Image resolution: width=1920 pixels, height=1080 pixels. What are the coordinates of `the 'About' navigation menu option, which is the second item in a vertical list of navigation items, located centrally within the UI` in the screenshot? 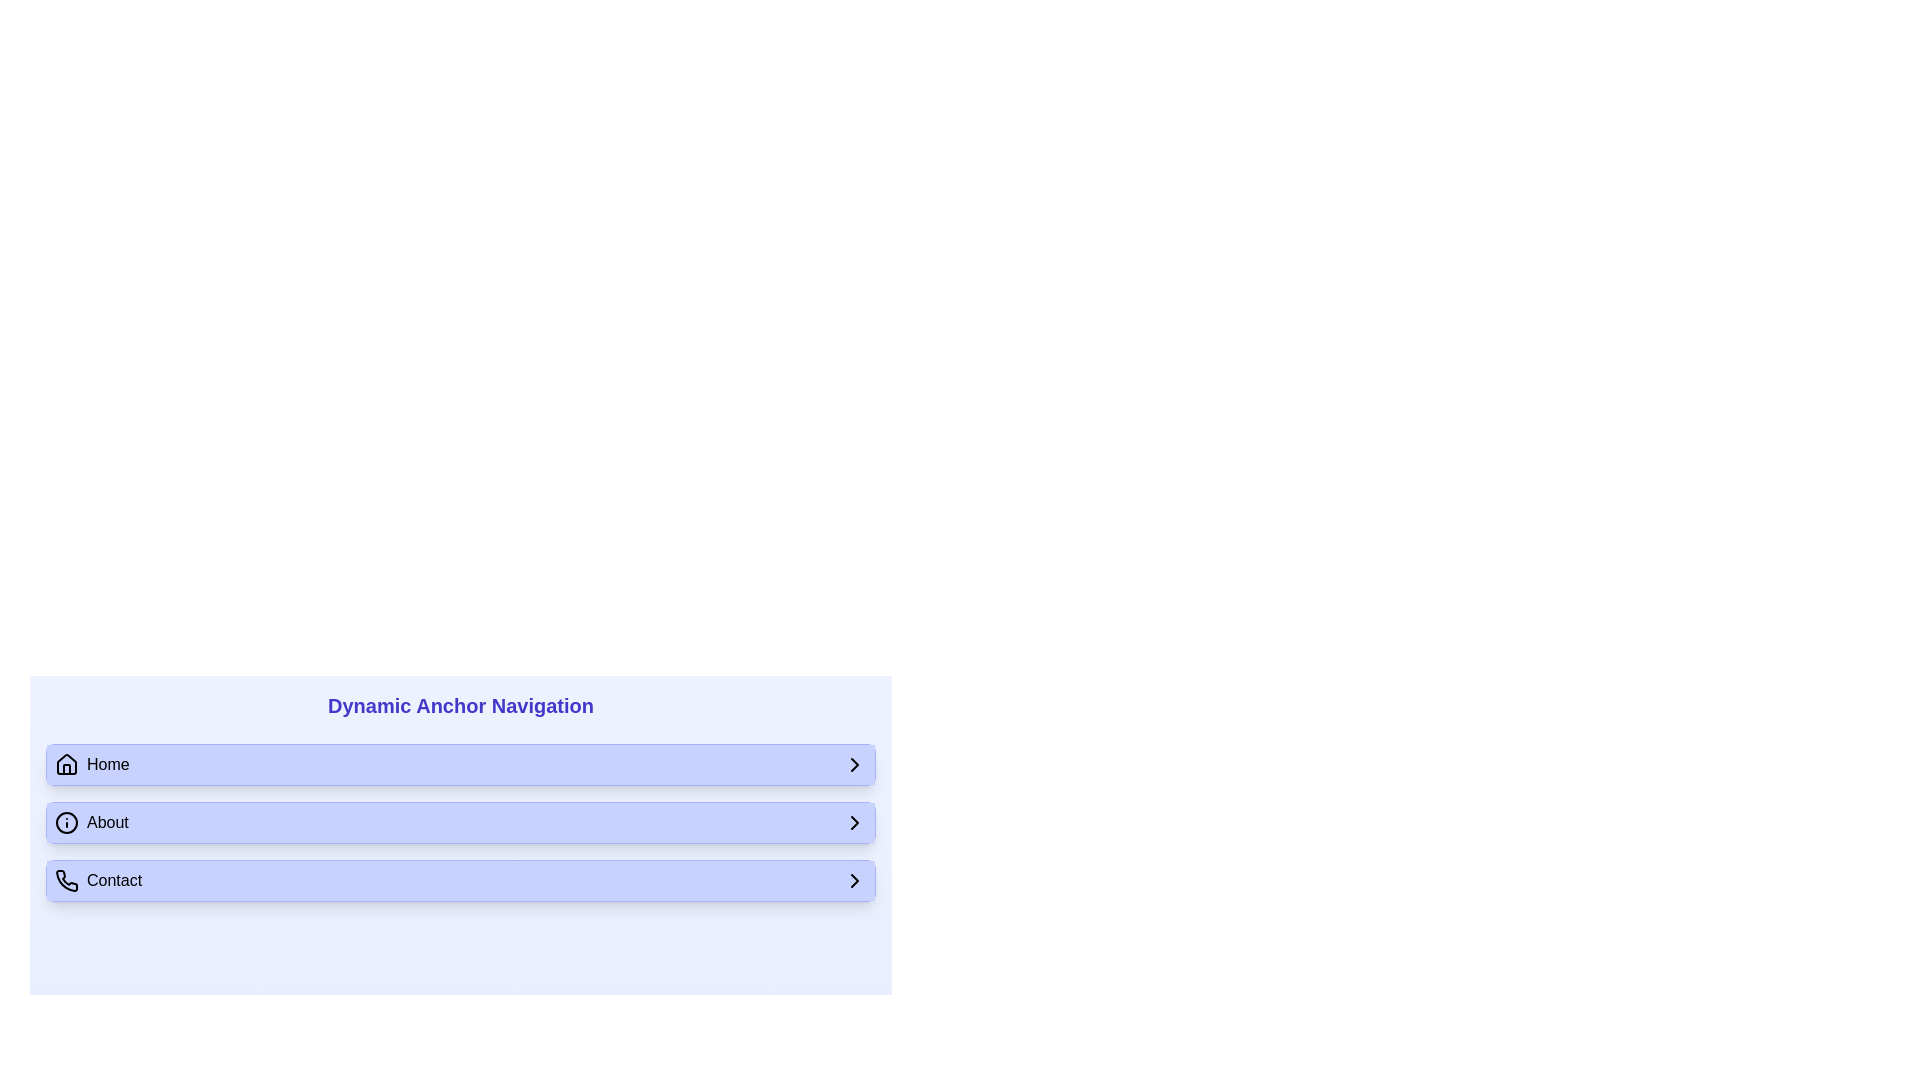 It's located at (459, 822).